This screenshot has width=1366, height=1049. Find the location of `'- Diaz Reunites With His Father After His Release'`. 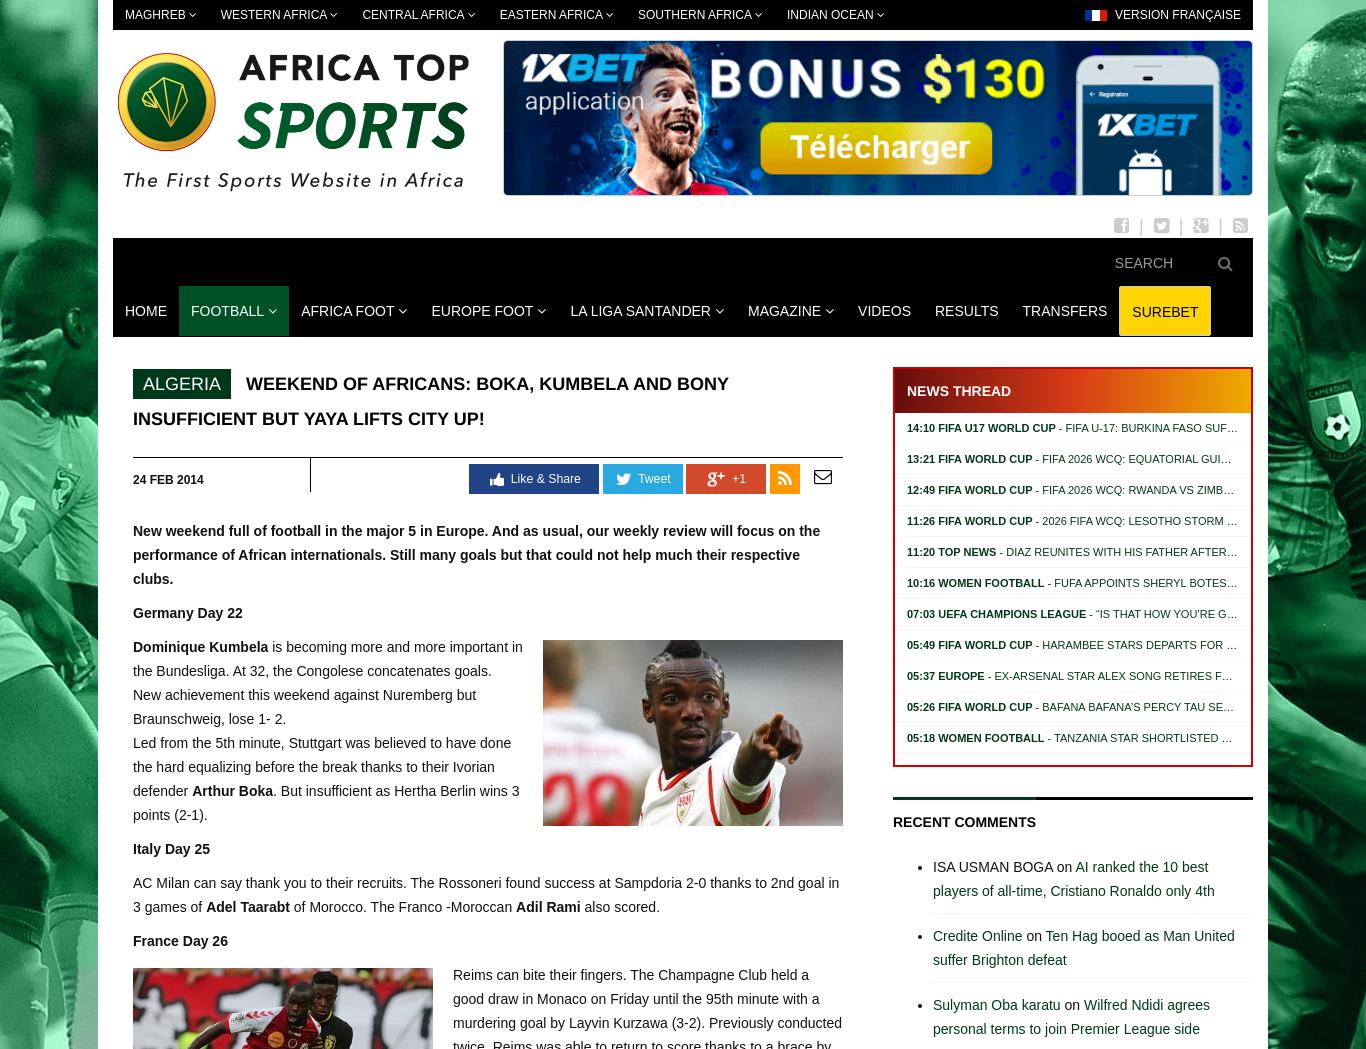

'- Diaz Reunites With His Father After His Release' is located at coordinates (1148, 551).